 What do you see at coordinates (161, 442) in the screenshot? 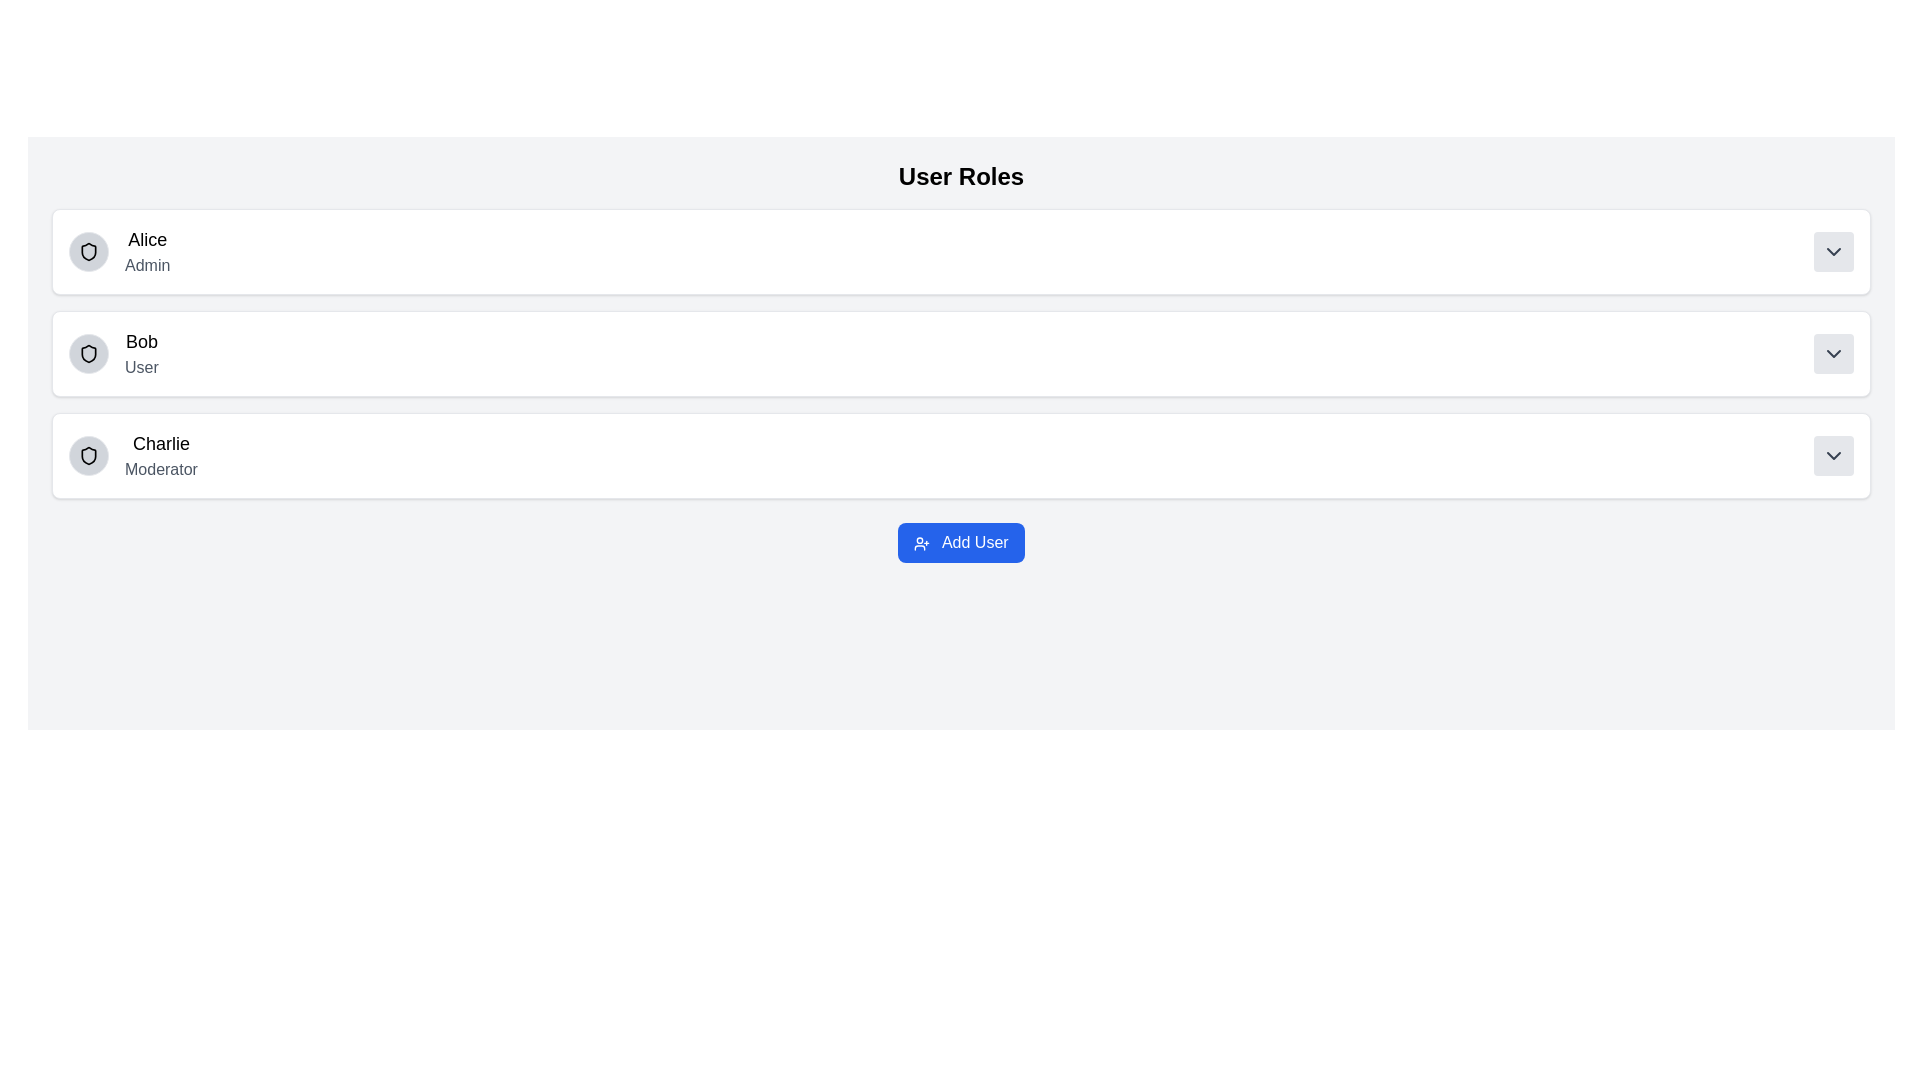
I see `the text label displaying 'Charlie', which is bold and larger than typical text, positioned above the gray label 'Moderator' in the user roles list` at bounding box center [161, 442].